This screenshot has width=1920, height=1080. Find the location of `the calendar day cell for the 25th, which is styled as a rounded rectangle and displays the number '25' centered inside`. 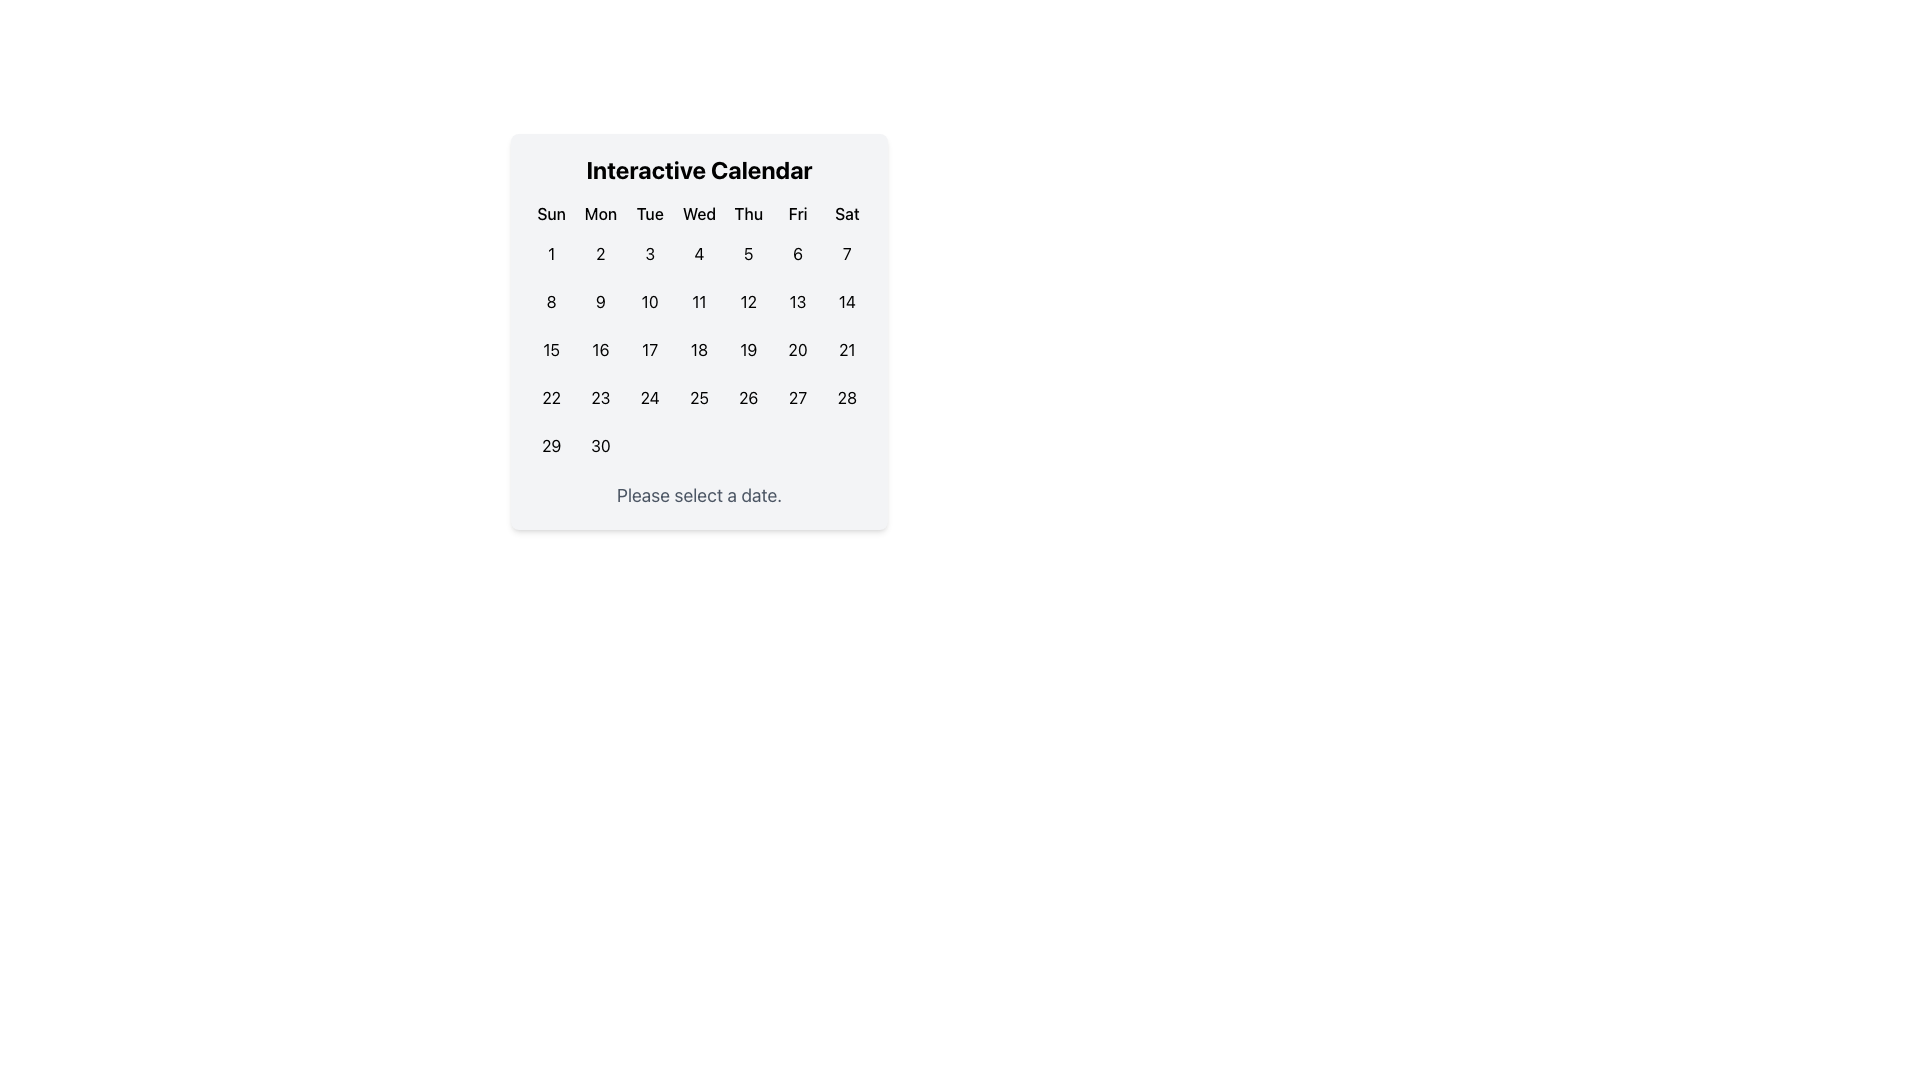

the calendar day cell for the 25th, which is styled as a rounded rectangle and displays the number '25' centered inside is located at coordinates (699, 397).